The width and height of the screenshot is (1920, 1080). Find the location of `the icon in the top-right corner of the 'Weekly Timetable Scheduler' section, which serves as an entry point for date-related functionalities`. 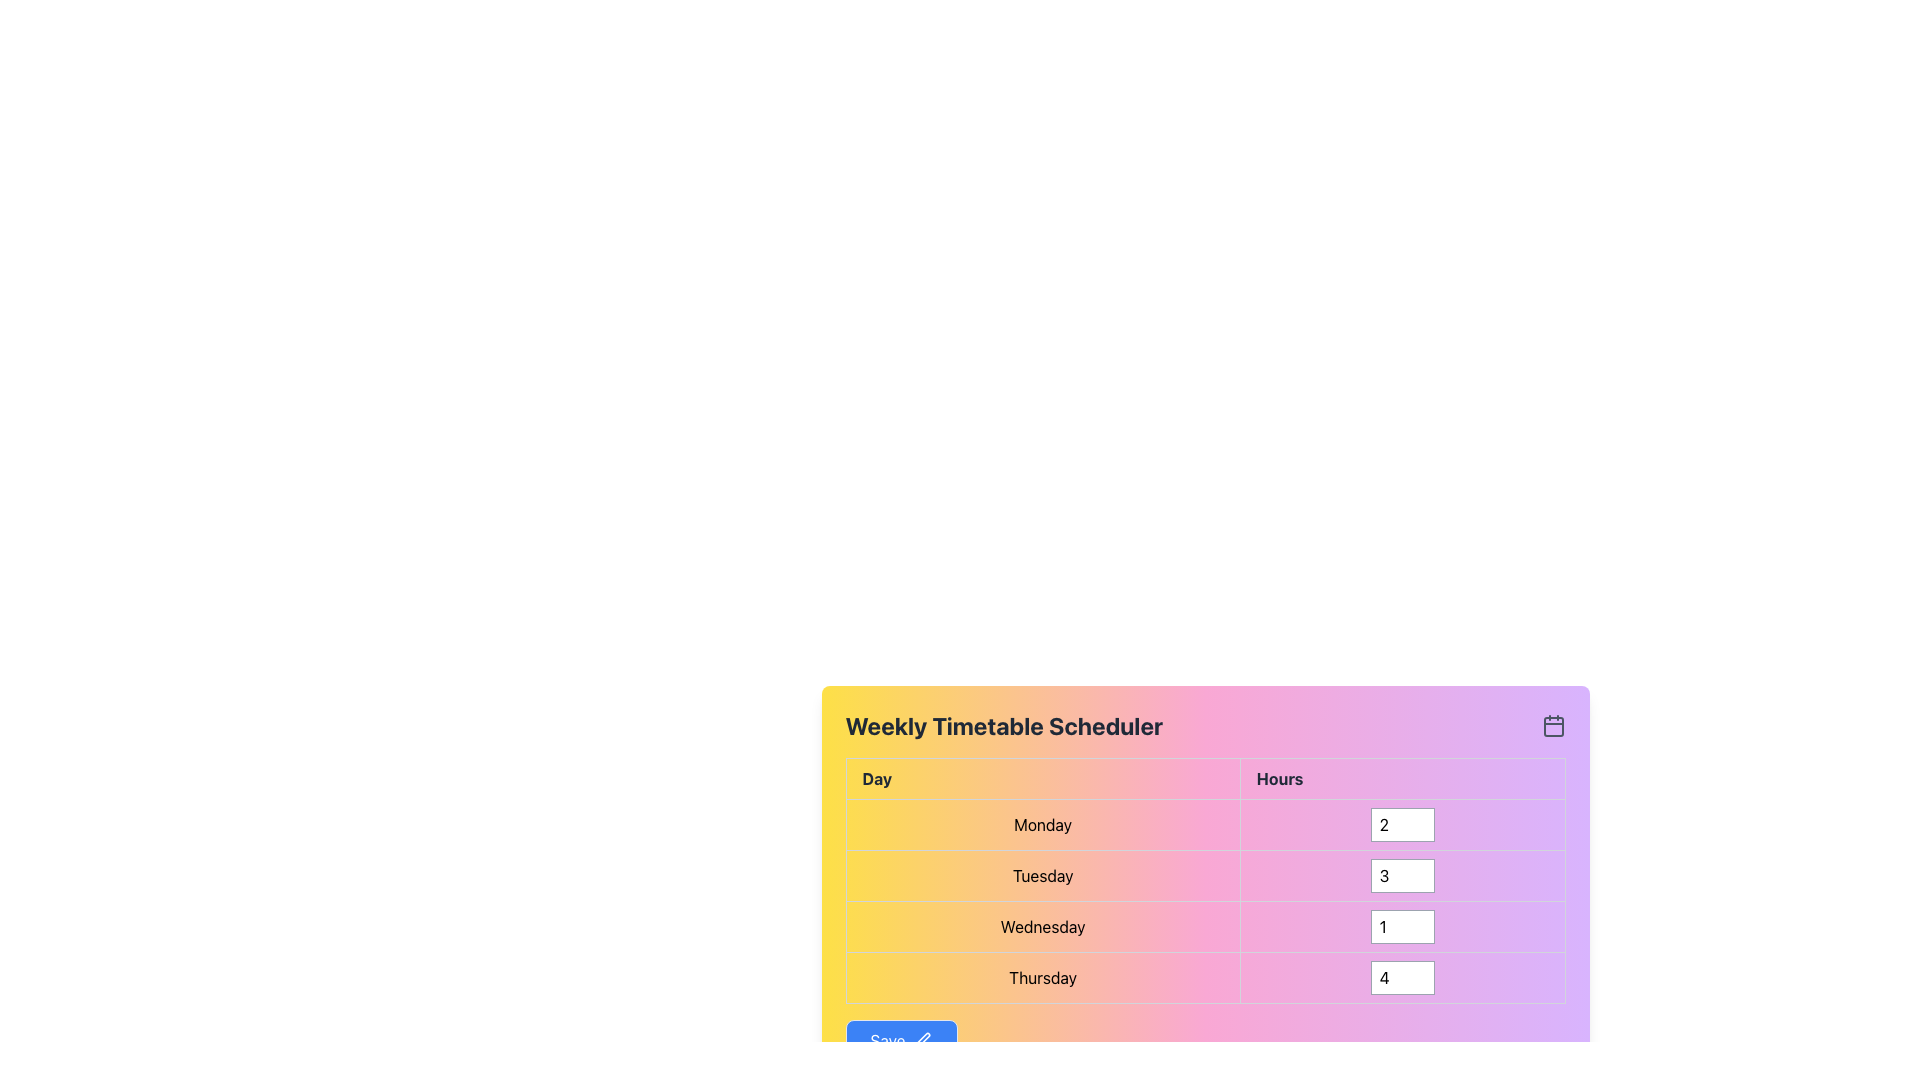

the icon in the top-right corner of the 'Weekly Timetable Scheduler' section, which serves as an entry point for date-related functionalities is located at coordinates (1552, 725).